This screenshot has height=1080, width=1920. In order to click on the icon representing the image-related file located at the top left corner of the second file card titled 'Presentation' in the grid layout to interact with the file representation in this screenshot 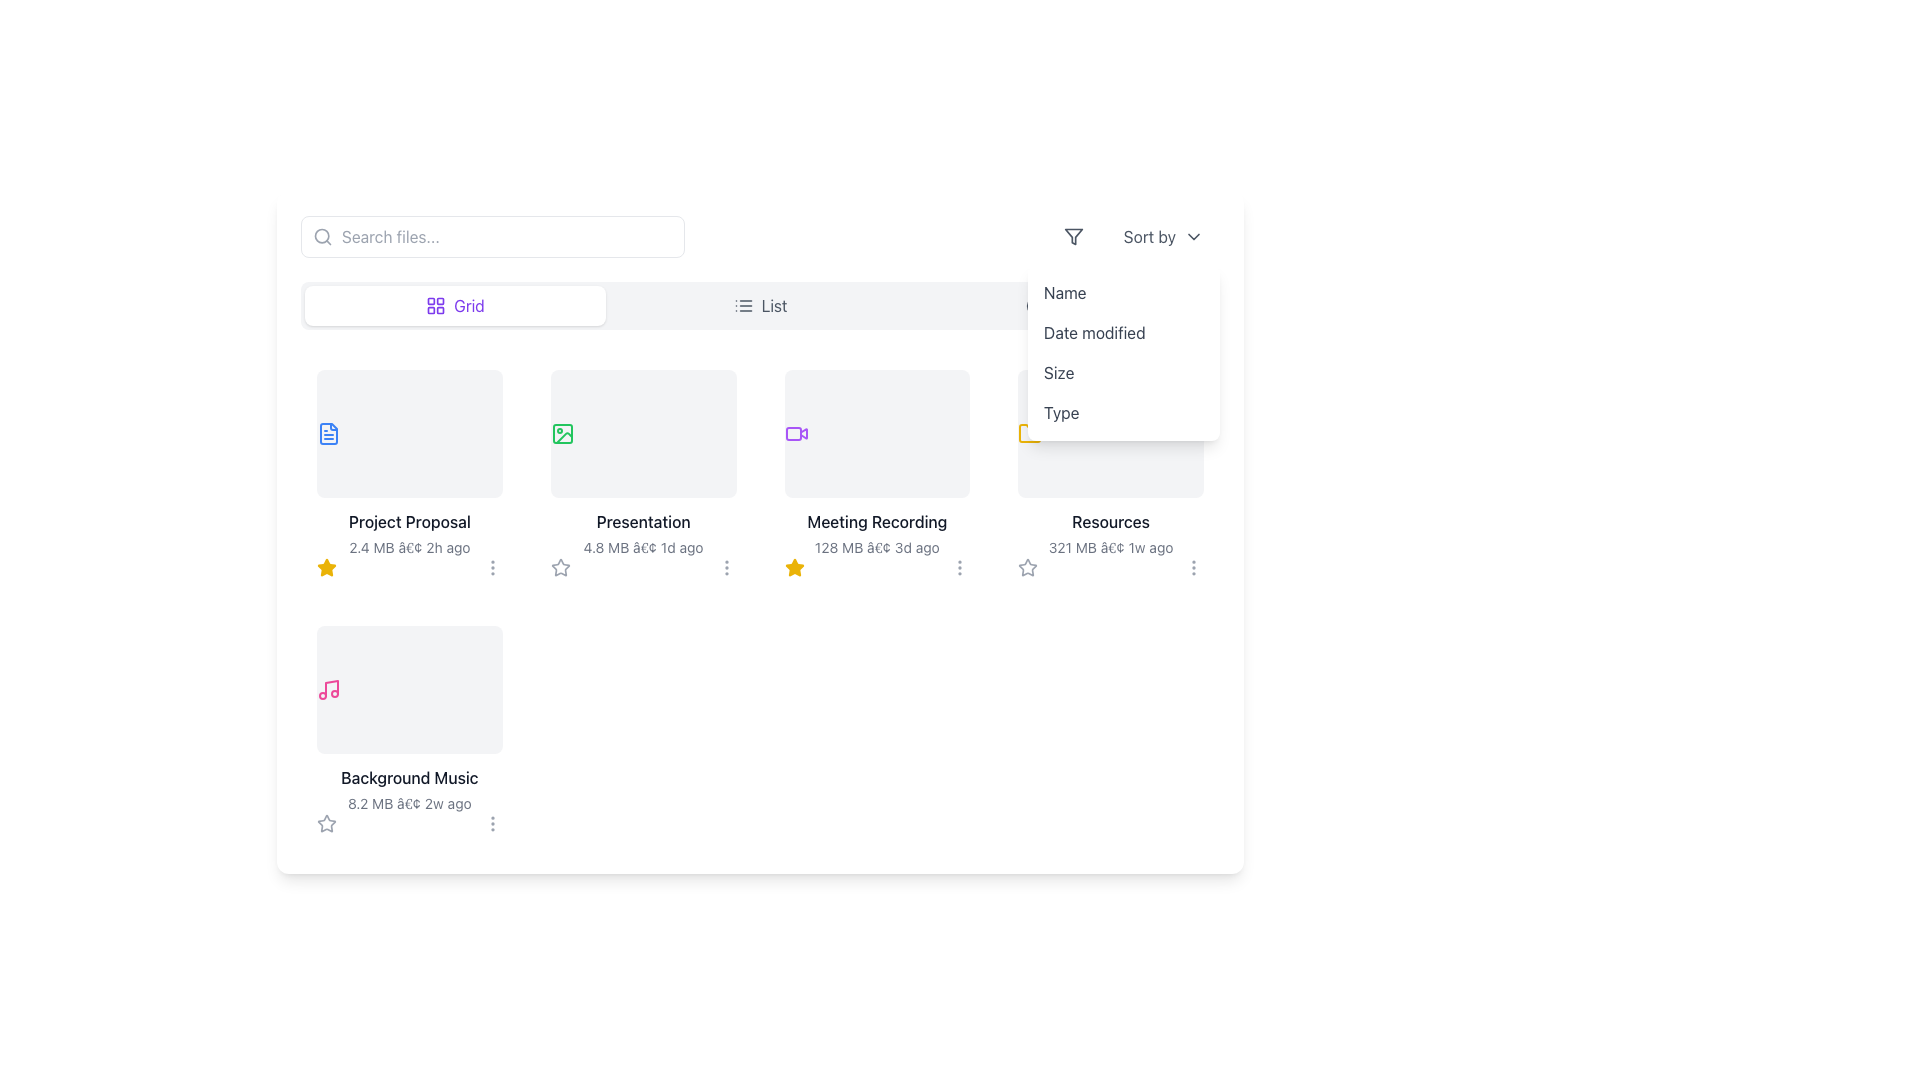, I will do `click(561, 433)`.